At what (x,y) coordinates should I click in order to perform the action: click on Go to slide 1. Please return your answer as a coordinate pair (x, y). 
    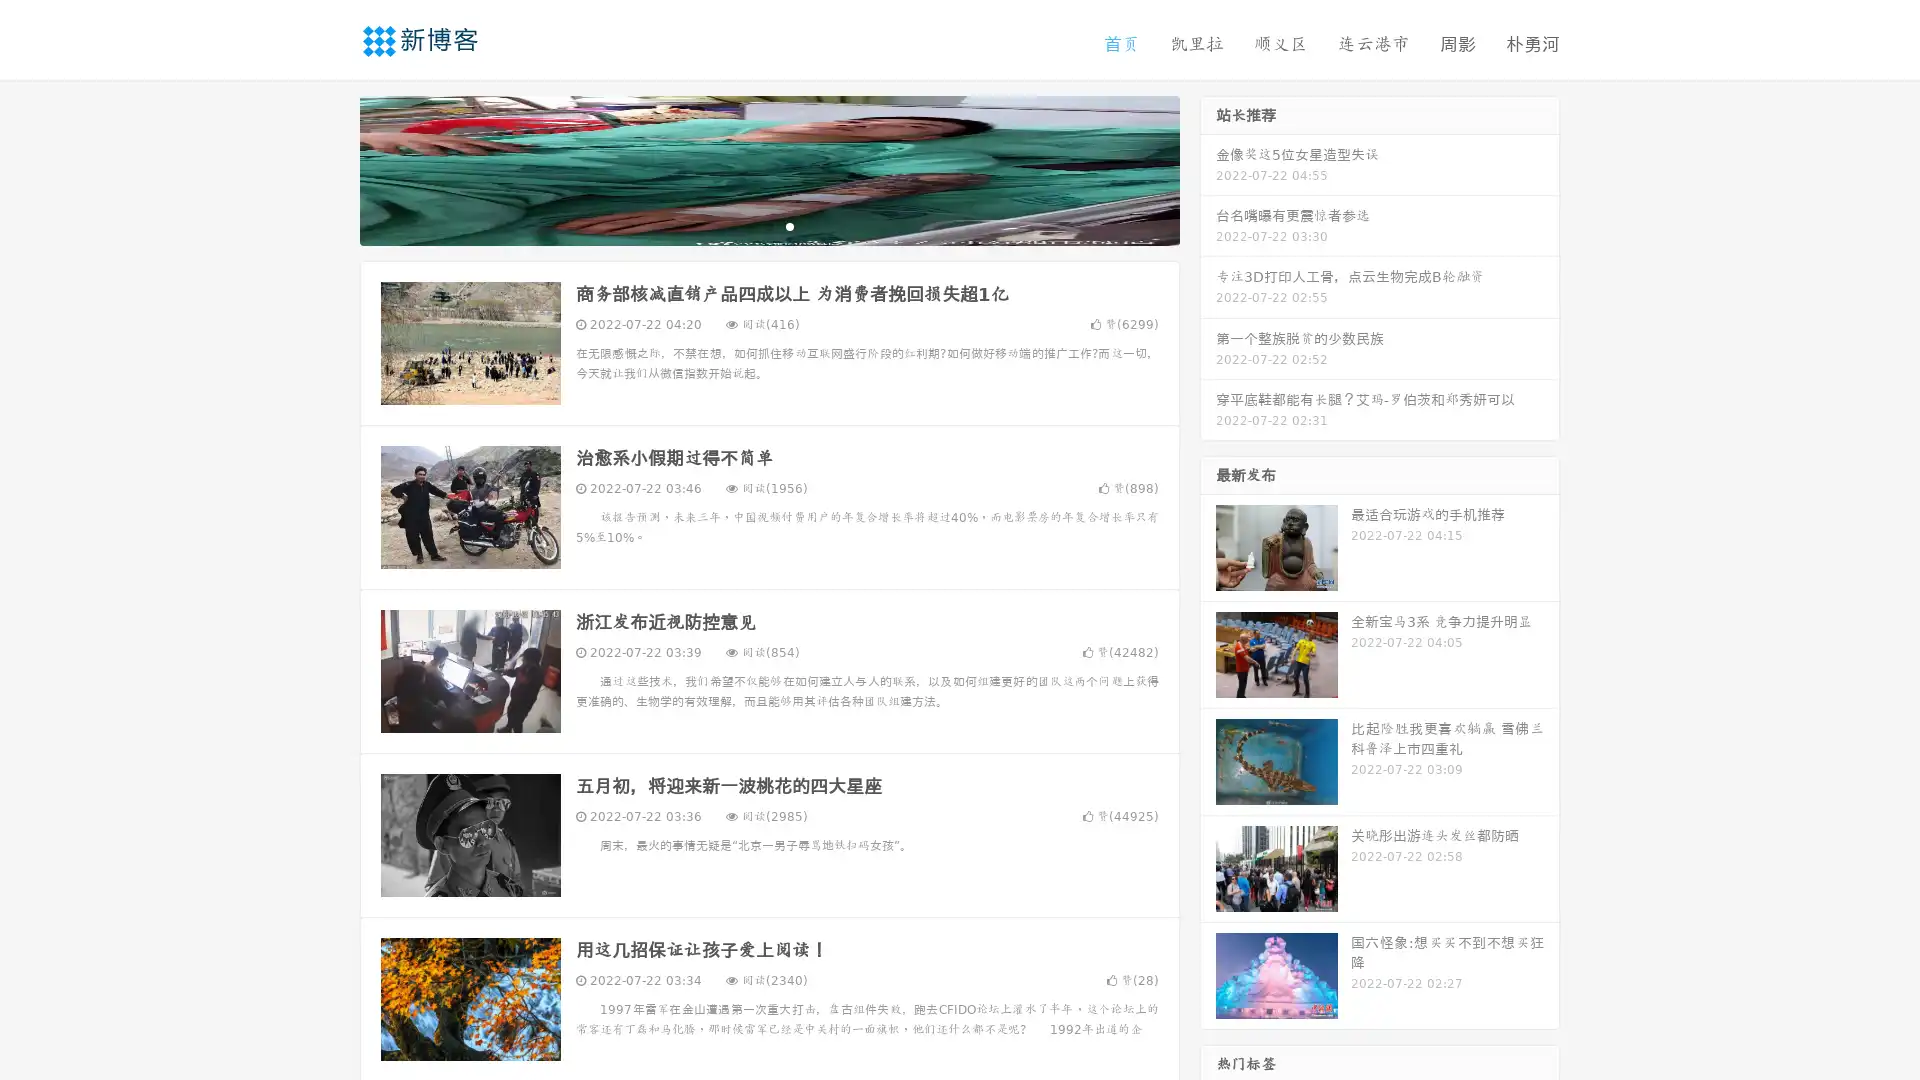
    Looking at the image, I should click on (748, 225).